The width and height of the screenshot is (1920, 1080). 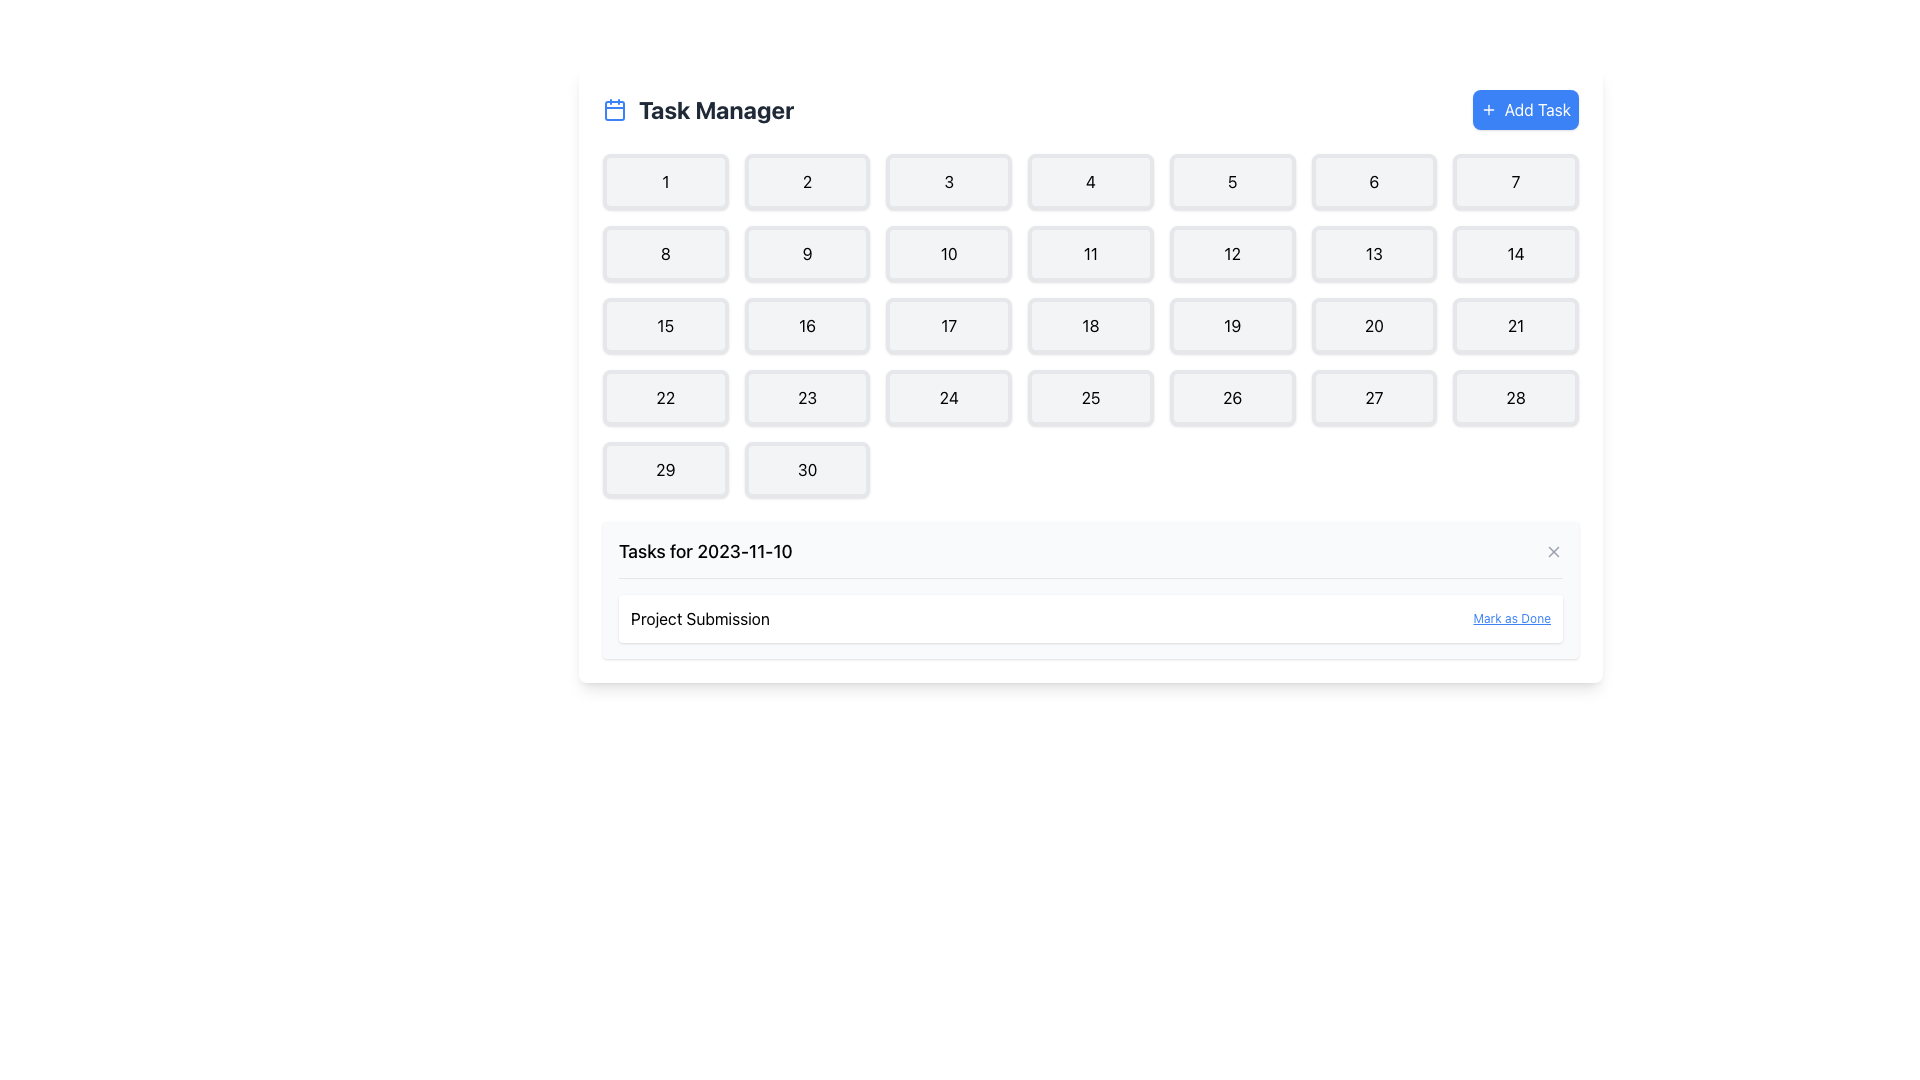 I want to click on the button displaying the bold black text '28' with a light grey background, so click(x=1516, y=397).